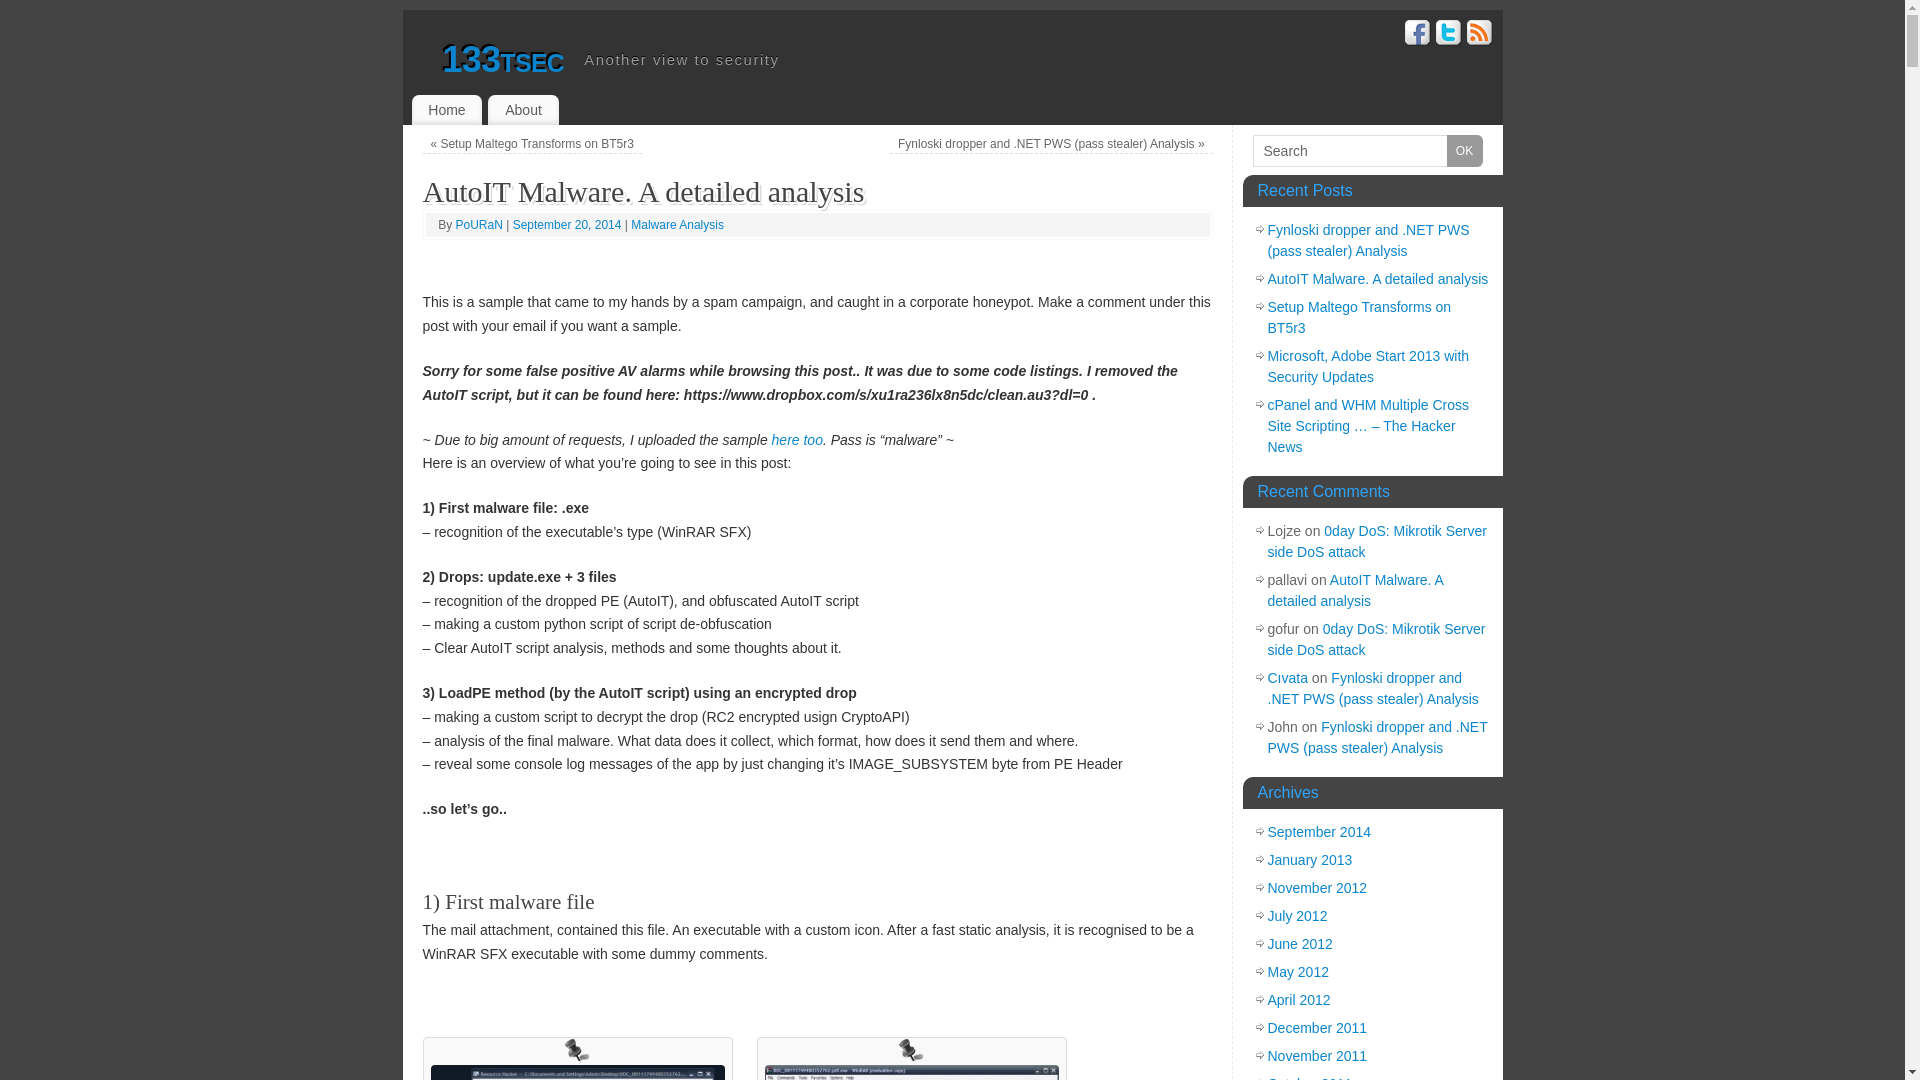 The height and width of the screenshot is (1080, 1920). Describe the element at coordinates (1310, 859) in the screenshot. I see `'January 2013'` at that location.